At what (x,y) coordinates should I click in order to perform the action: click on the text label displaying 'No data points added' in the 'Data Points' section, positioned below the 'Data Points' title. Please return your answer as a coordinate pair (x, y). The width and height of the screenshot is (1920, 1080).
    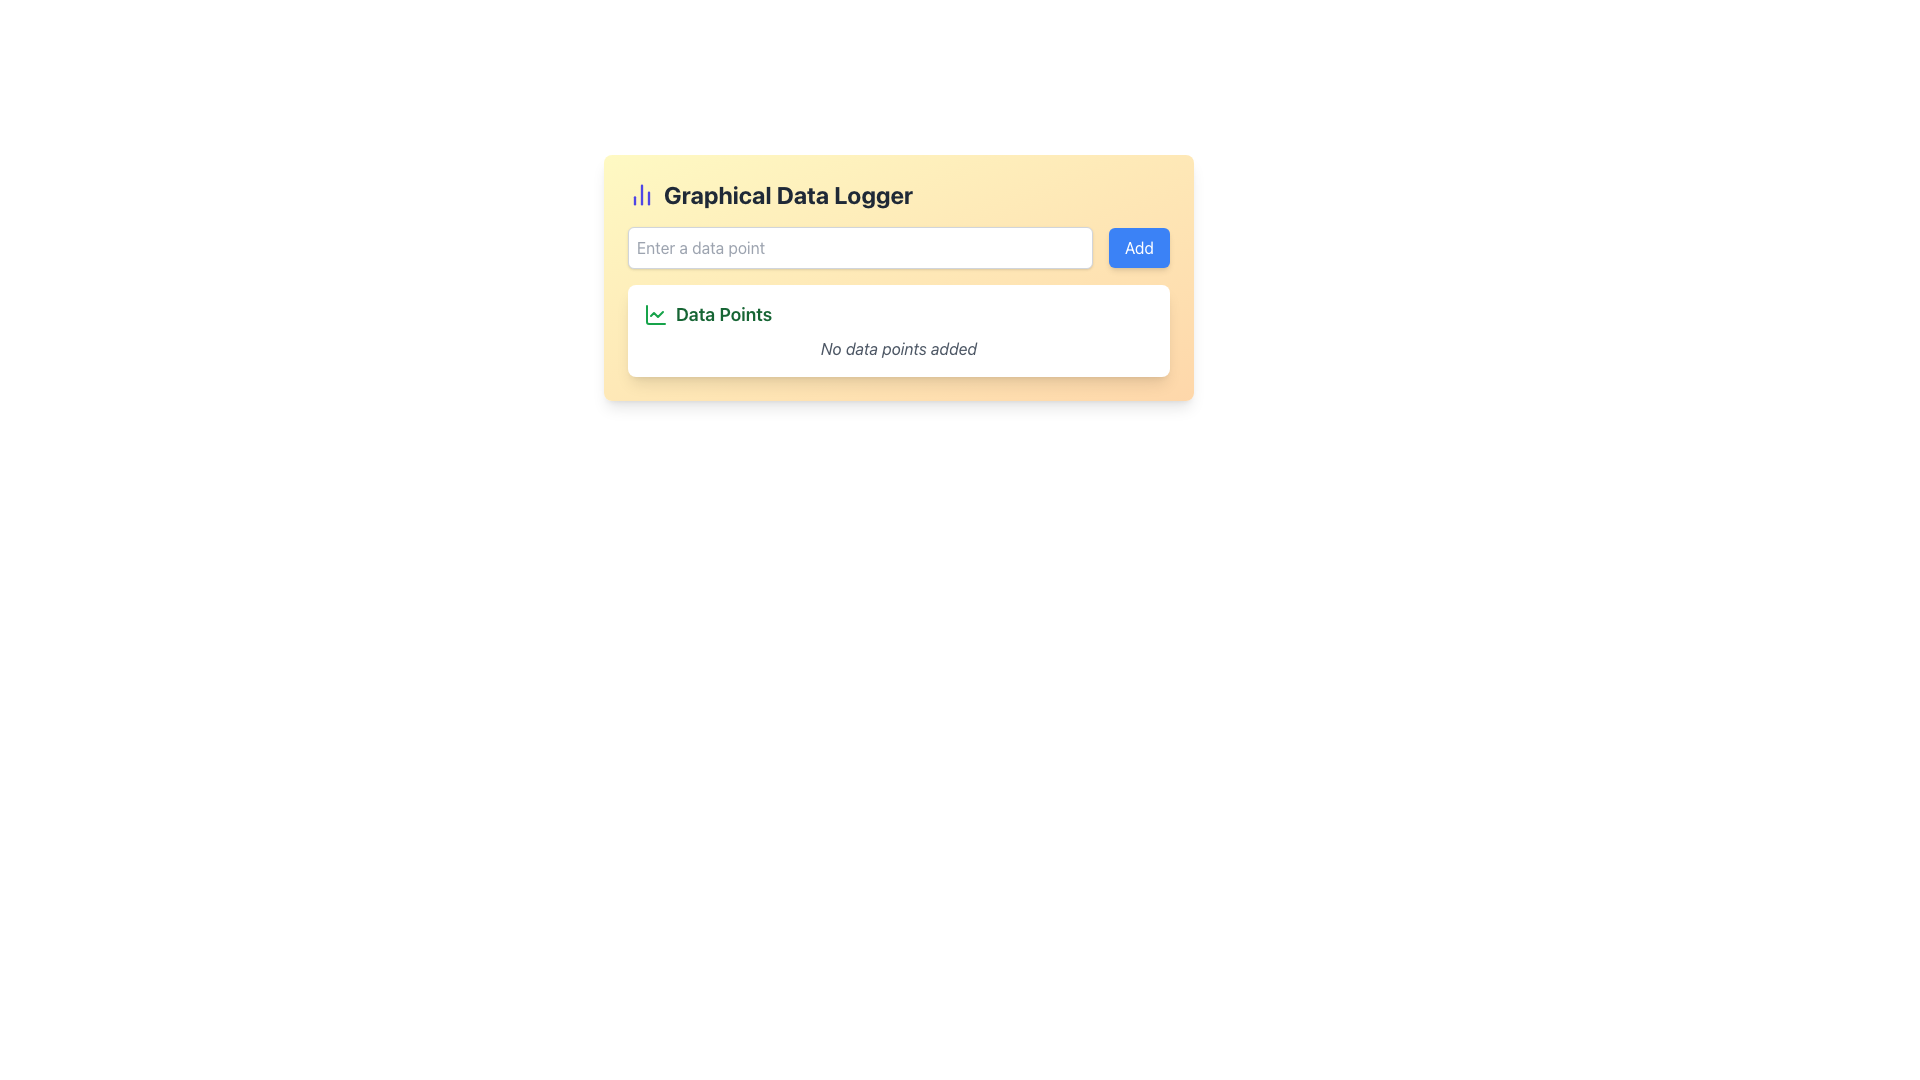
    Looking at the image, I should click on (897, 347).